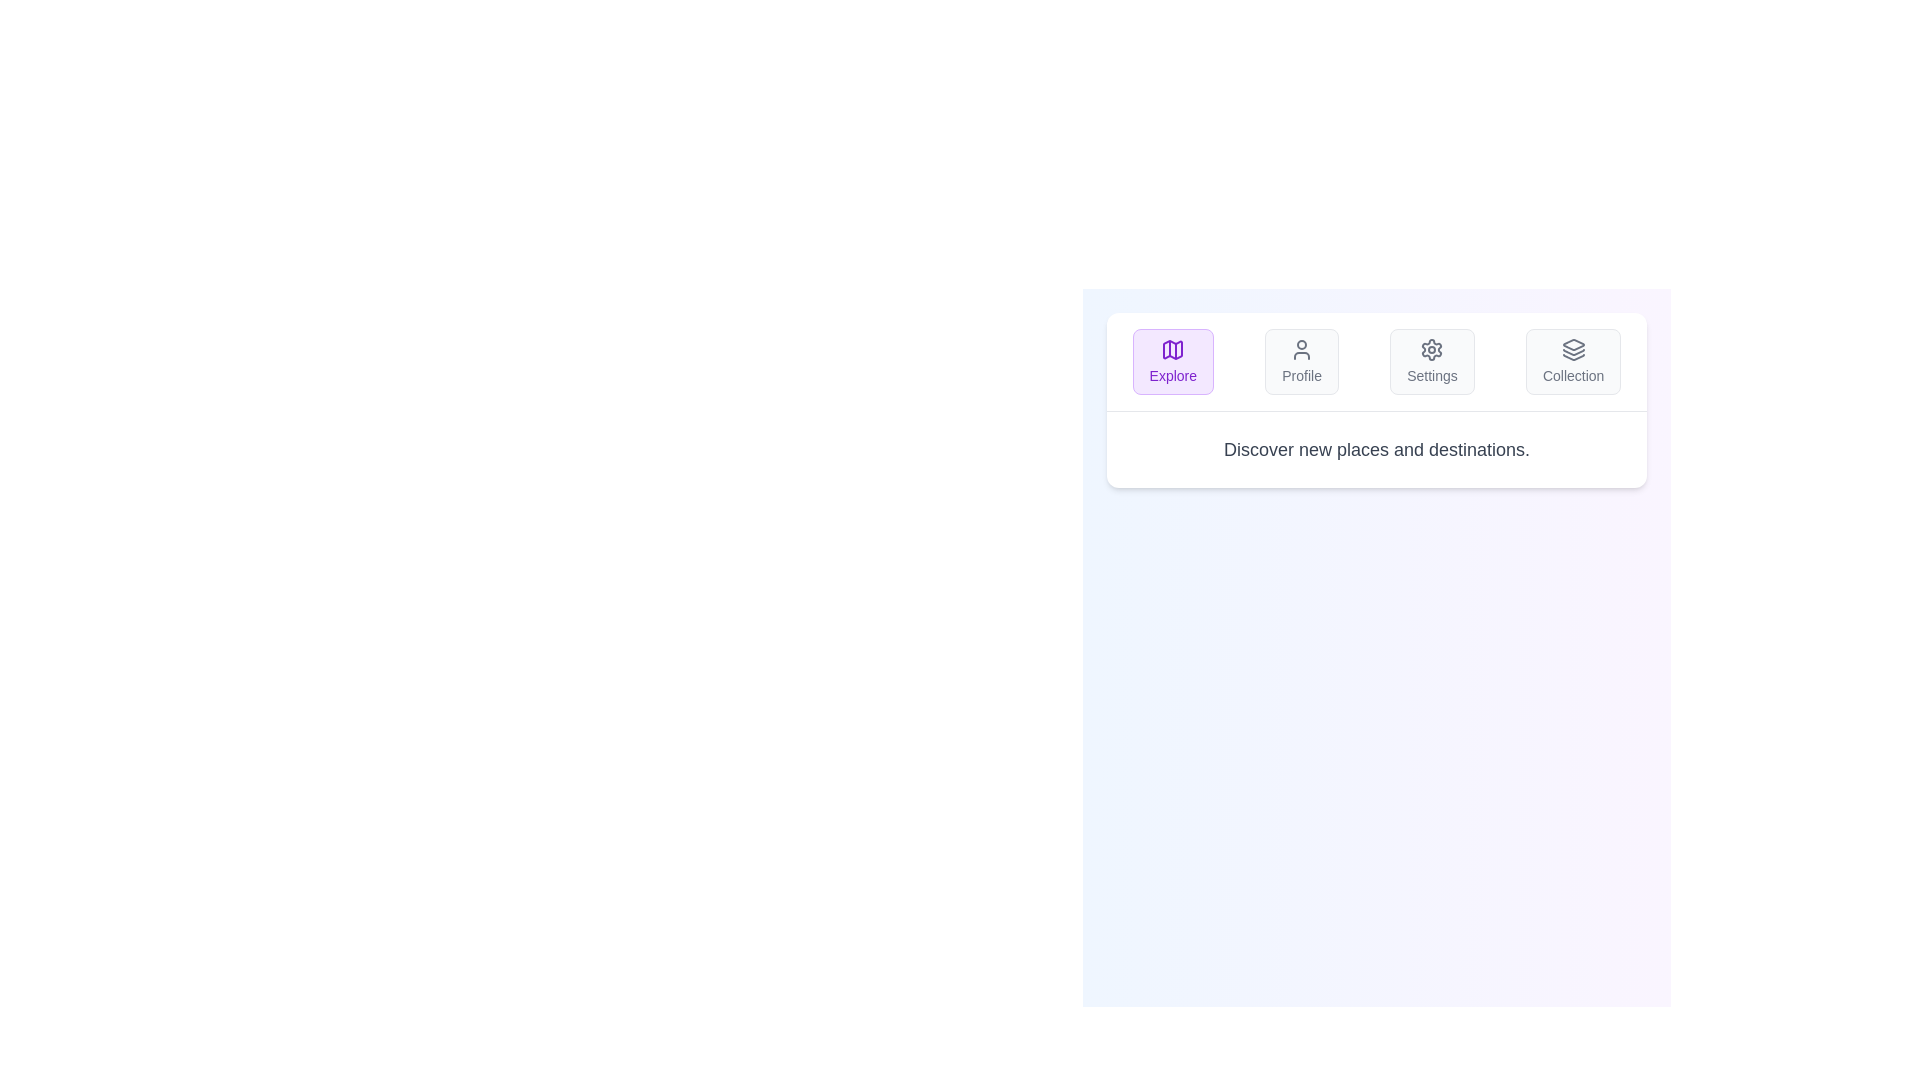  Describe the element at coordinates (1173, 349) in the screenshot. I see `the 'Explore' icon located at the top-left corner of the horizontal menu, preceding the buttons labeled 'Profile,' 'Settings,' and 'Collection.'` at that location.